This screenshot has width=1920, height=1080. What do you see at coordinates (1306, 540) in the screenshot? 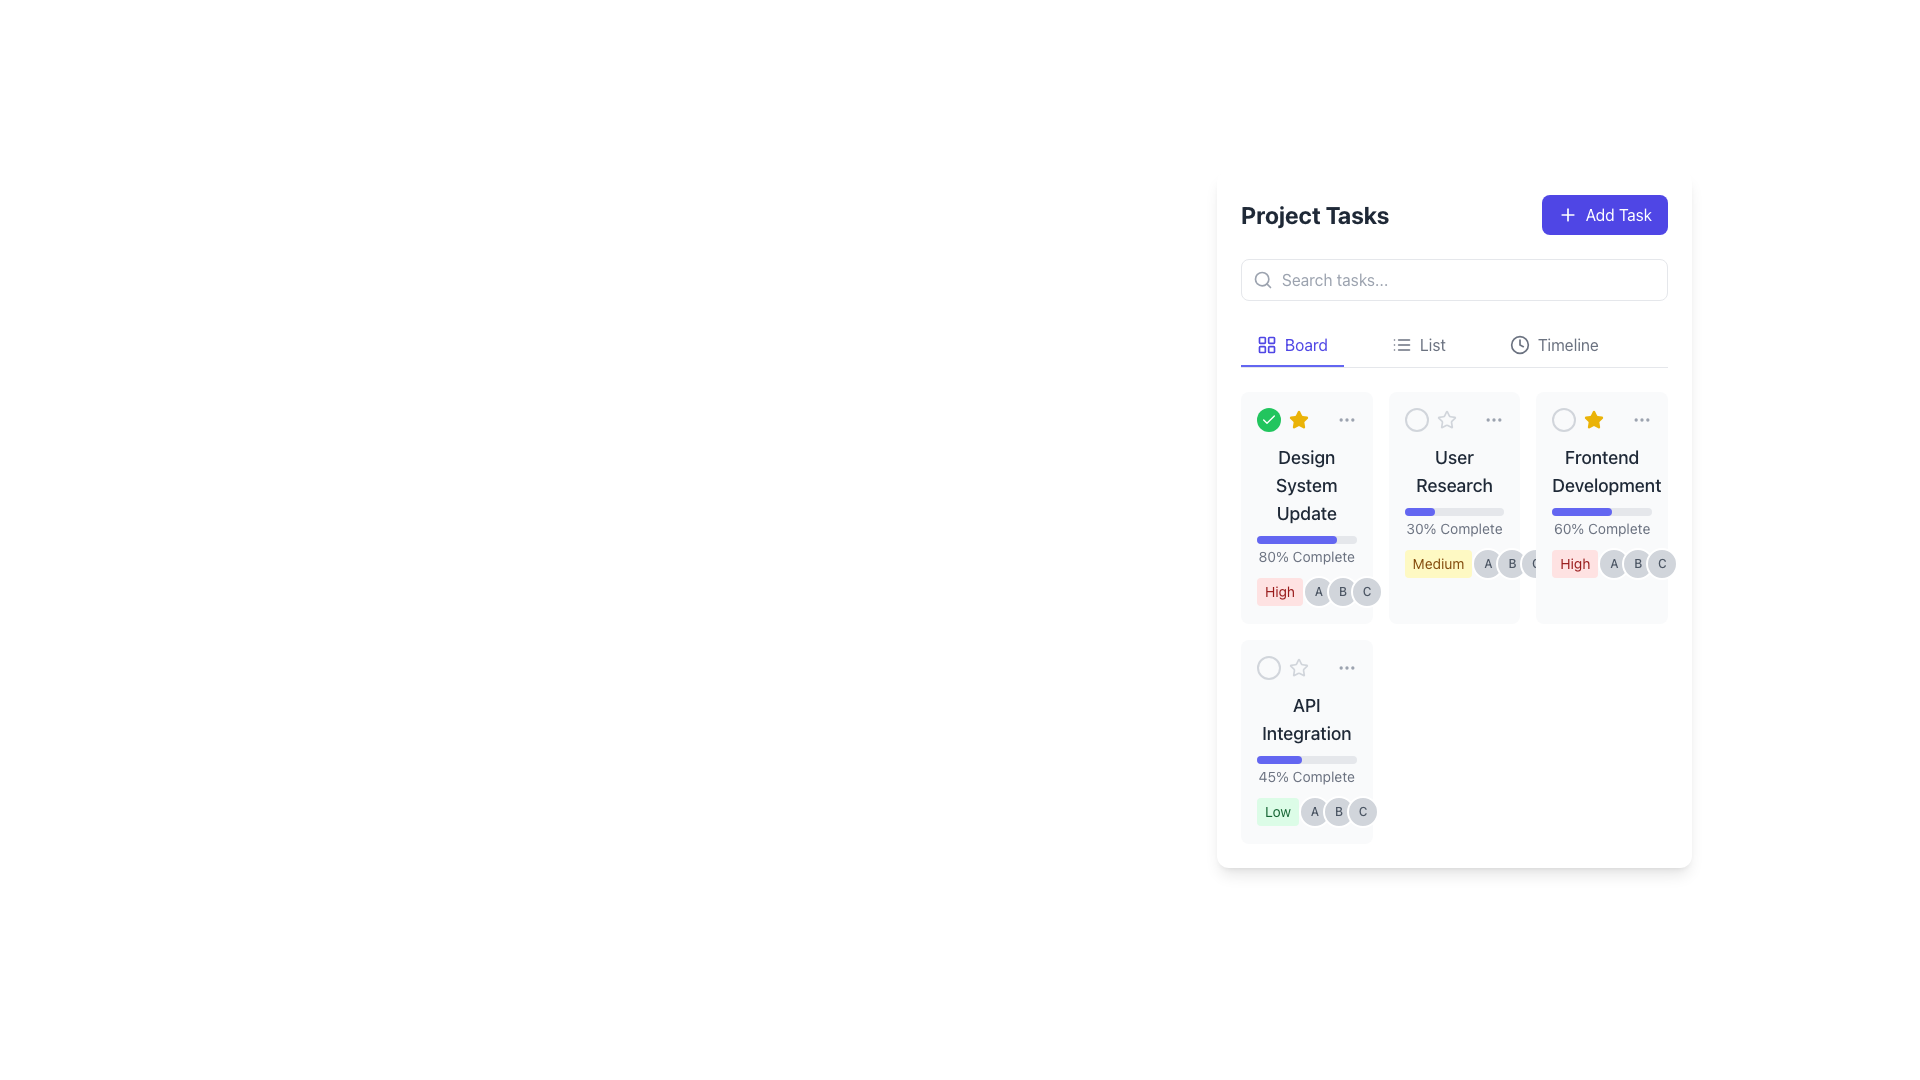
I see `the progress bar that displays the current progress of the 'Design System Update' task, which shows '80% Complete'` at bounding box center [1306, 540].